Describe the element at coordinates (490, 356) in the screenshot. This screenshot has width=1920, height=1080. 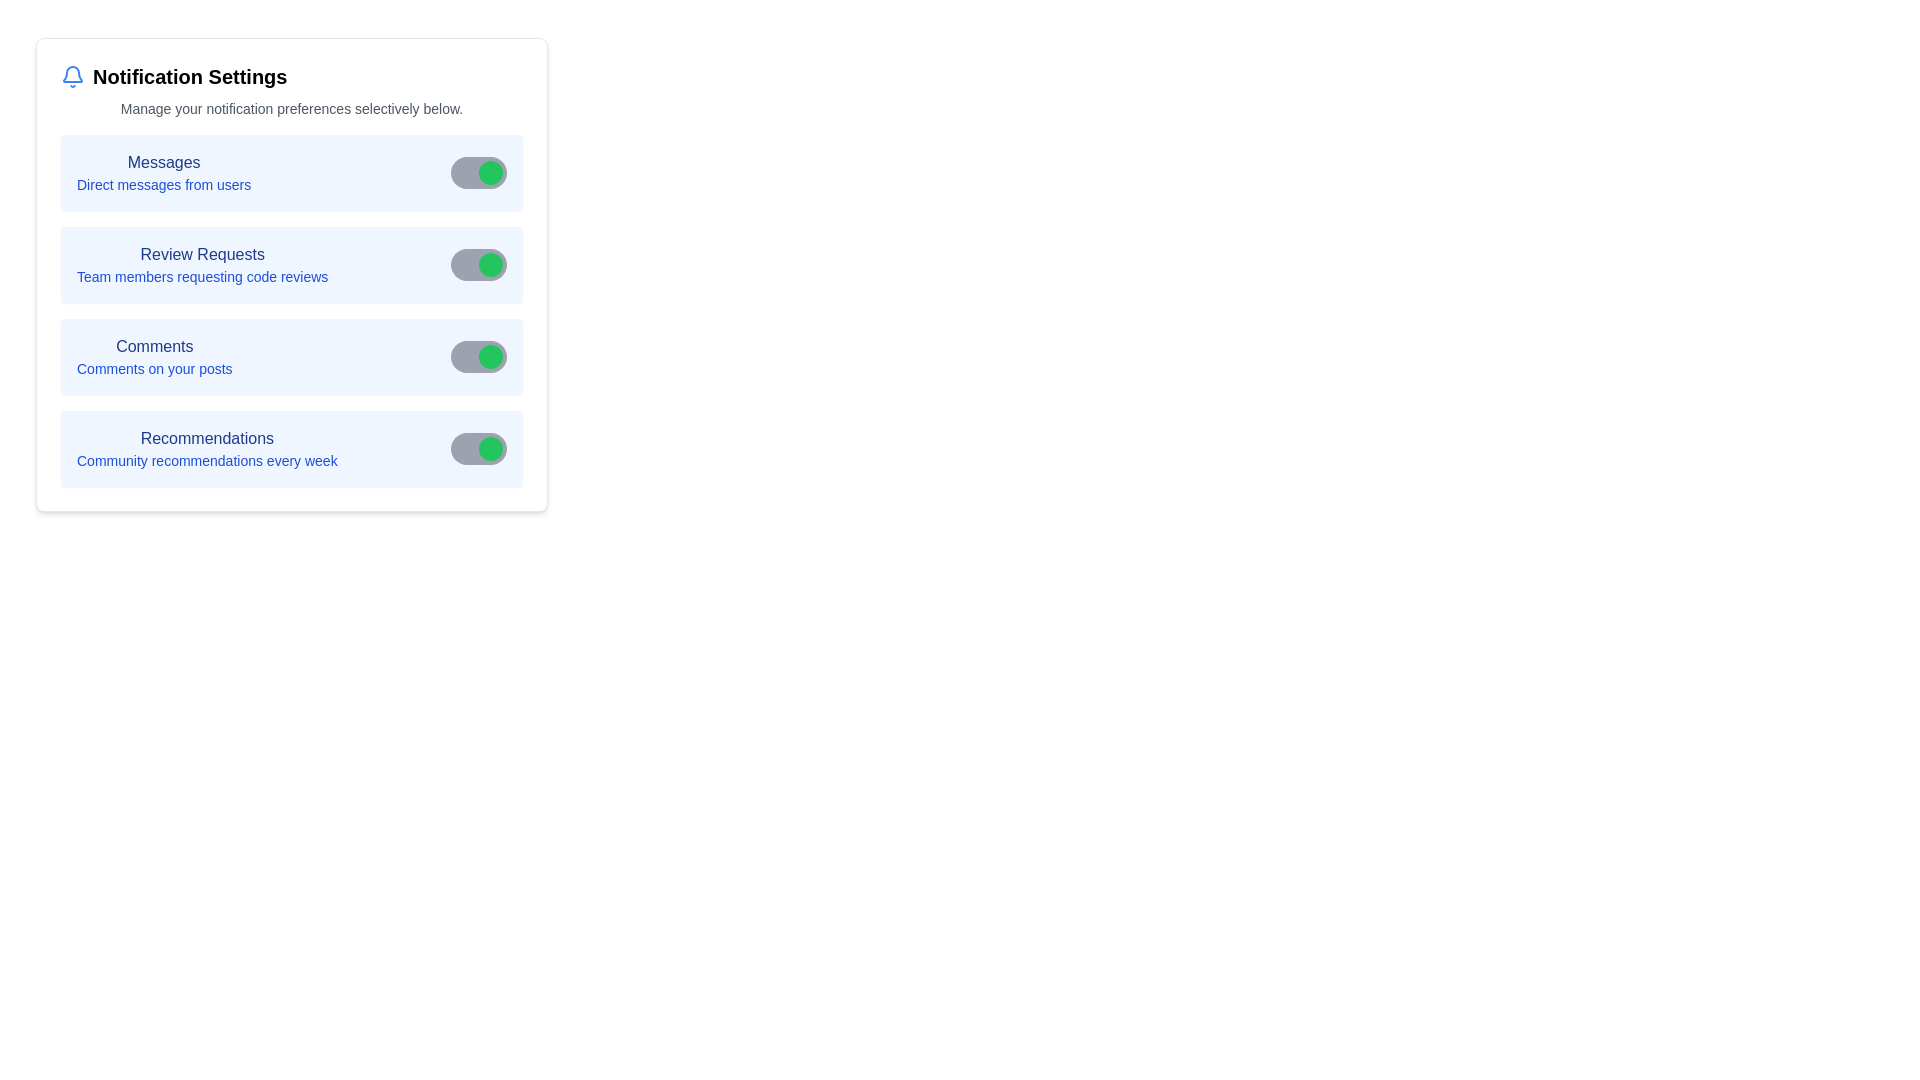
I see `the active toggle switch indicator, which is a small circular component with a green background and white border, located within the third toggle switch under the 'Comments' preference section in the Notification Settings interface` at that location.